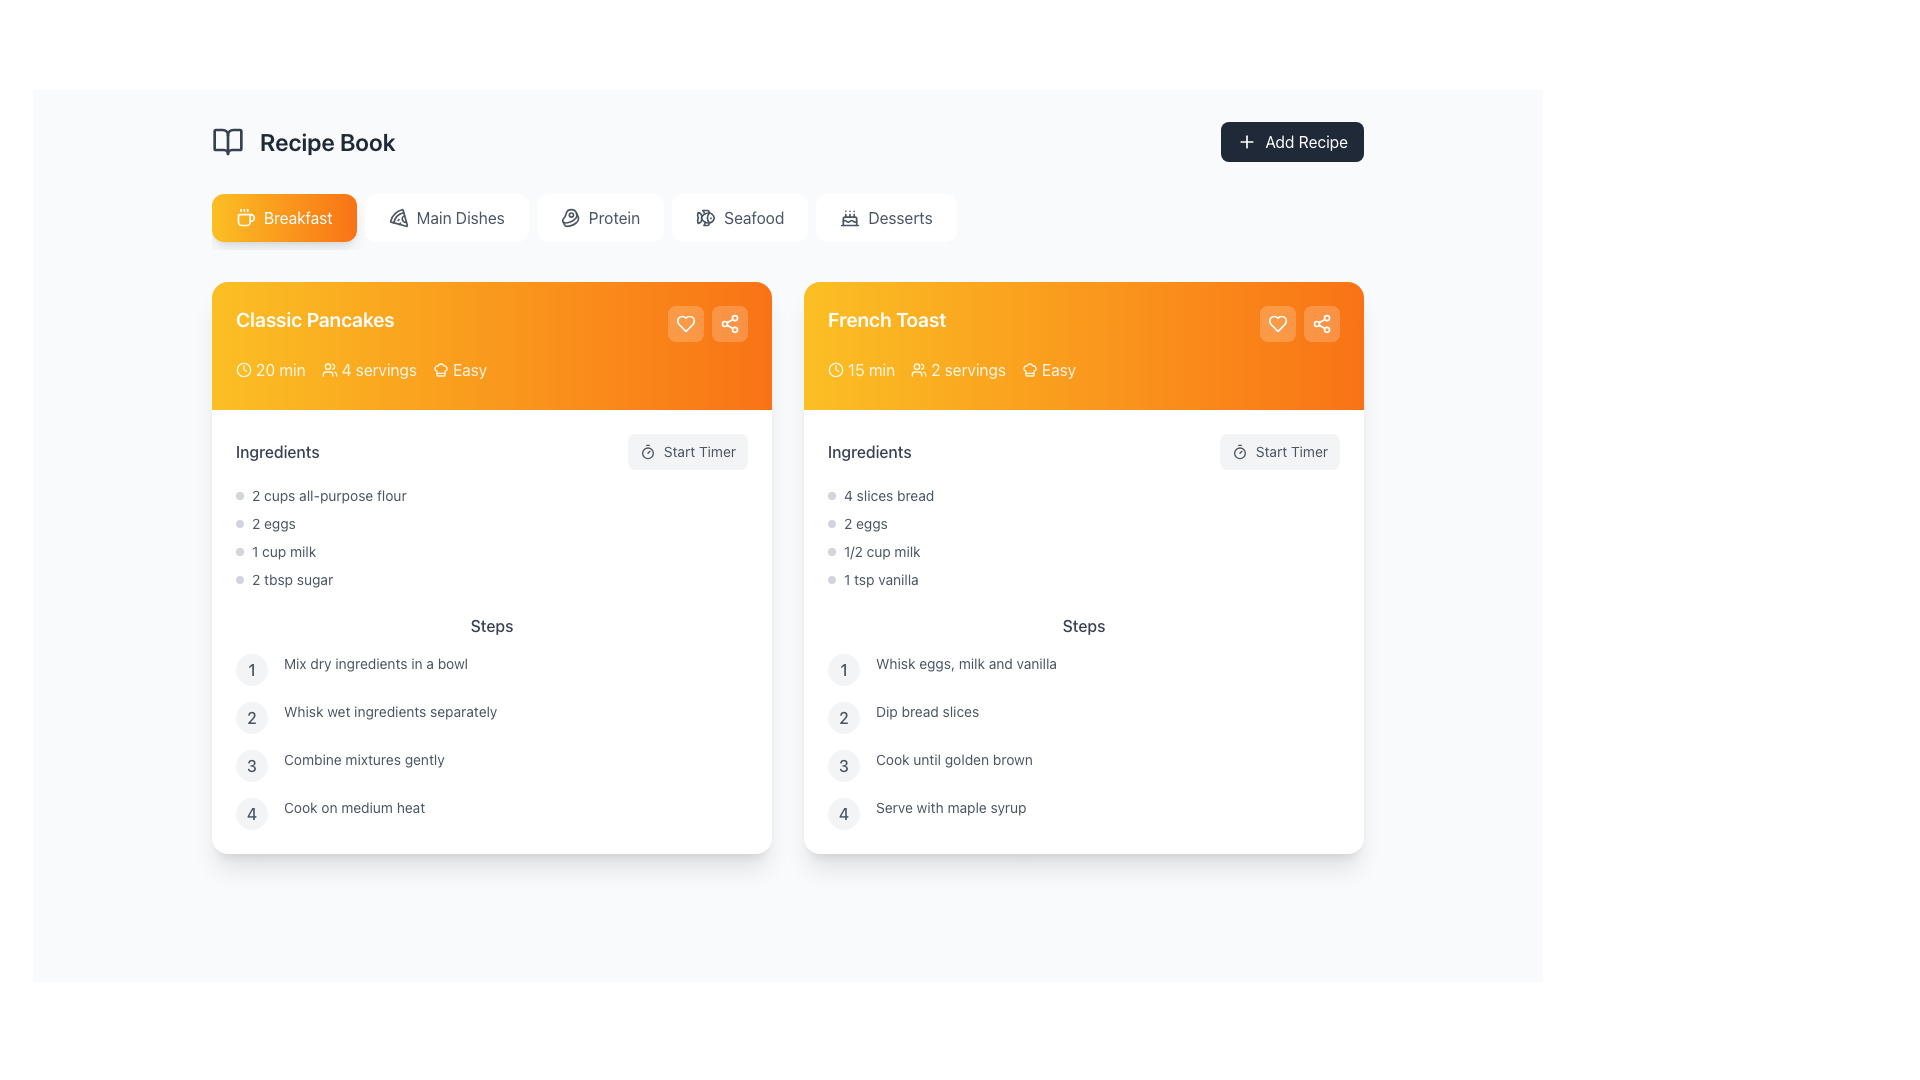 The image size is (1920, 1080). I want to click on displayed static text that provides instructions for serving the dish with maple syrup, located on the right-hand side of the 'French Toast' card, as the last step in the 'Steps' section, so click(950, 813).